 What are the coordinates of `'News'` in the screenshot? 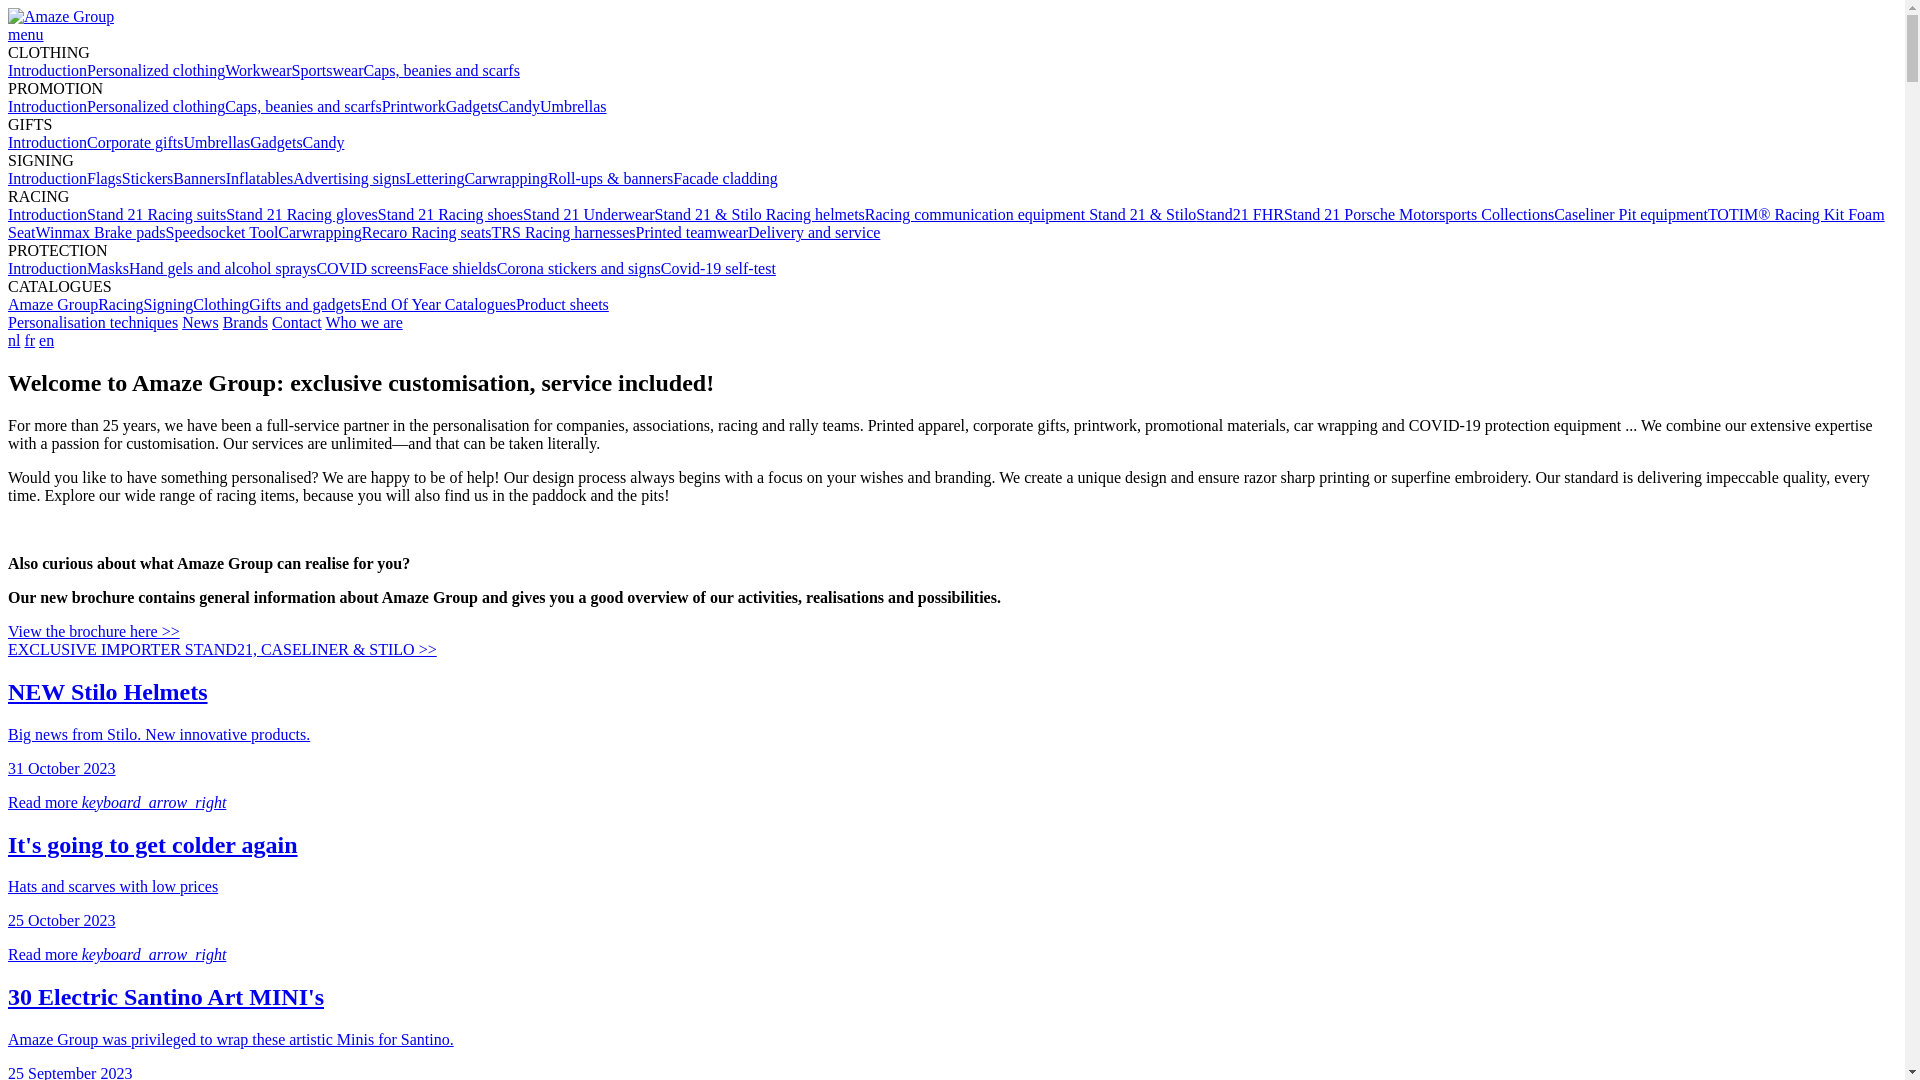 It's located at (200, 321).